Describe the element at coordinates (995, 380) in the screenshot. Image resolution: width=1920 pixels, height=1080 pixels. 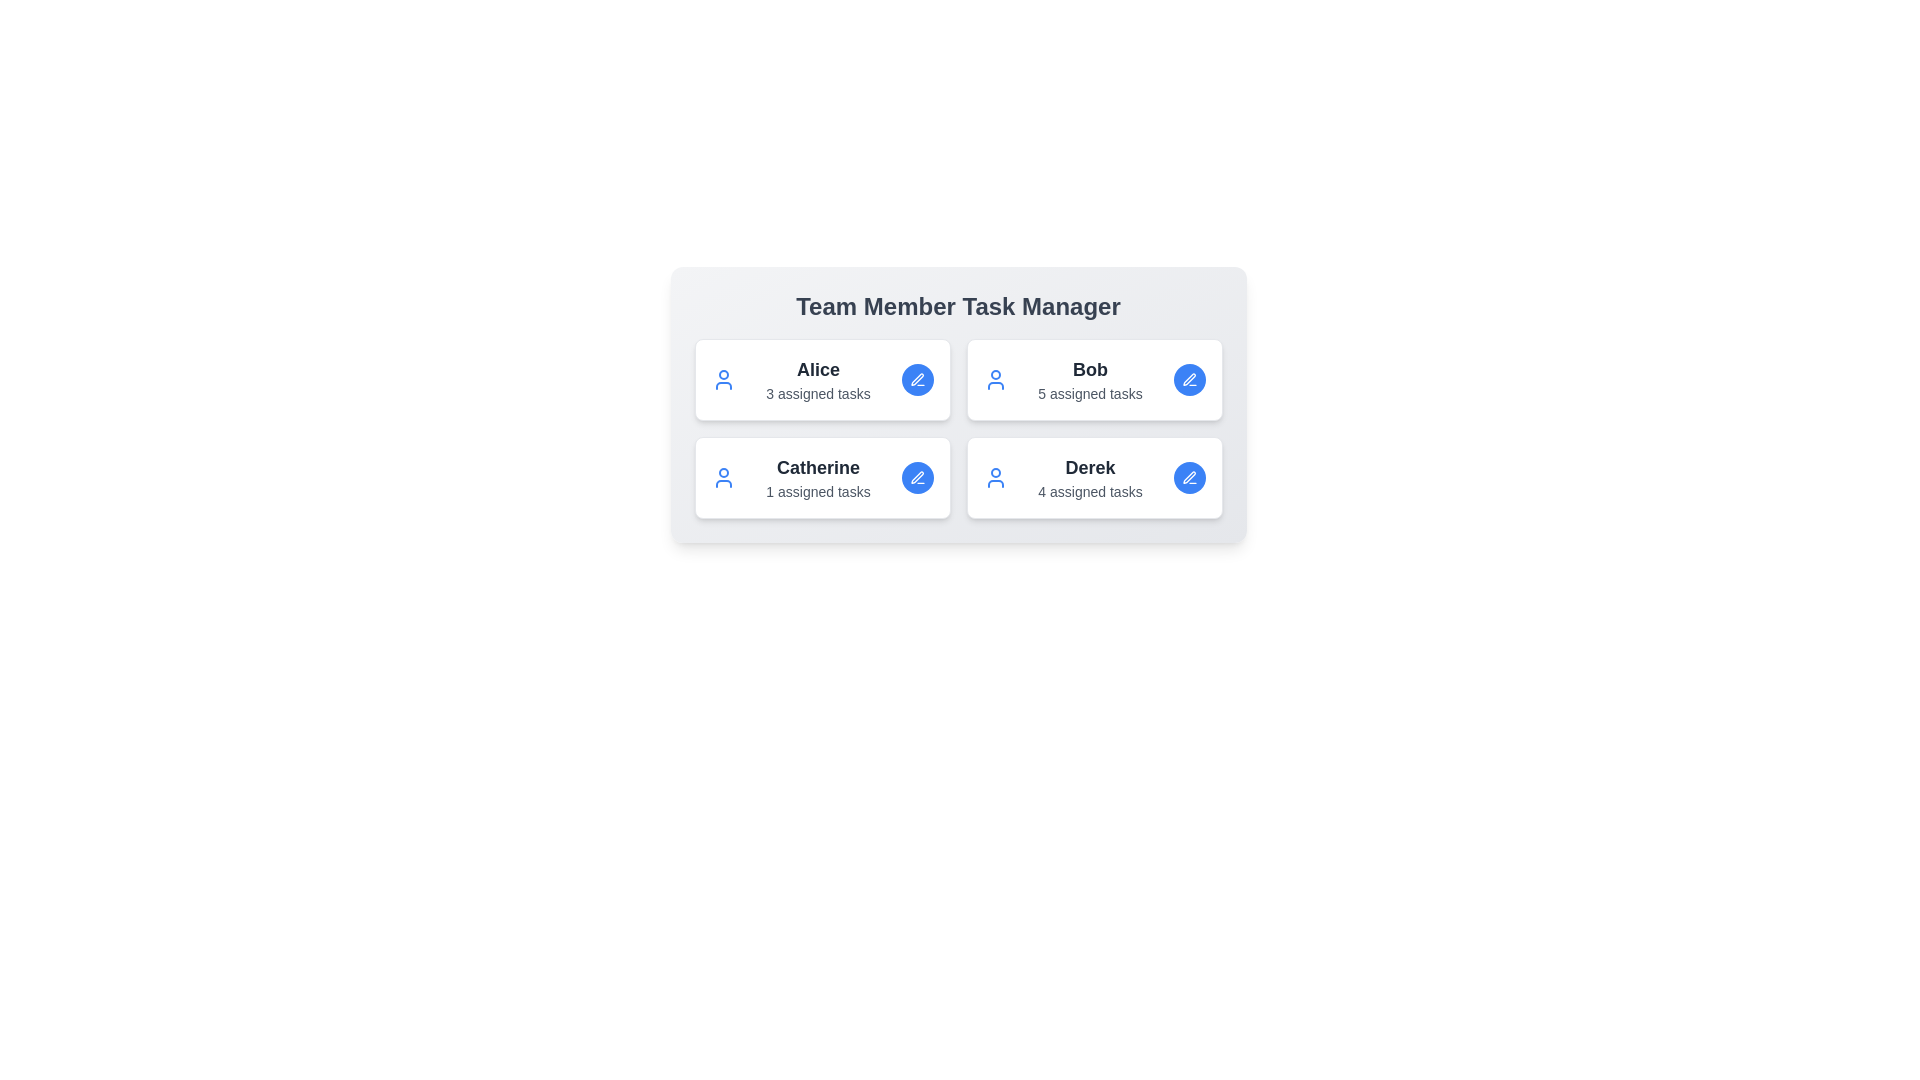
I see `the icon representing Bob to interact with their tasks` at that location.